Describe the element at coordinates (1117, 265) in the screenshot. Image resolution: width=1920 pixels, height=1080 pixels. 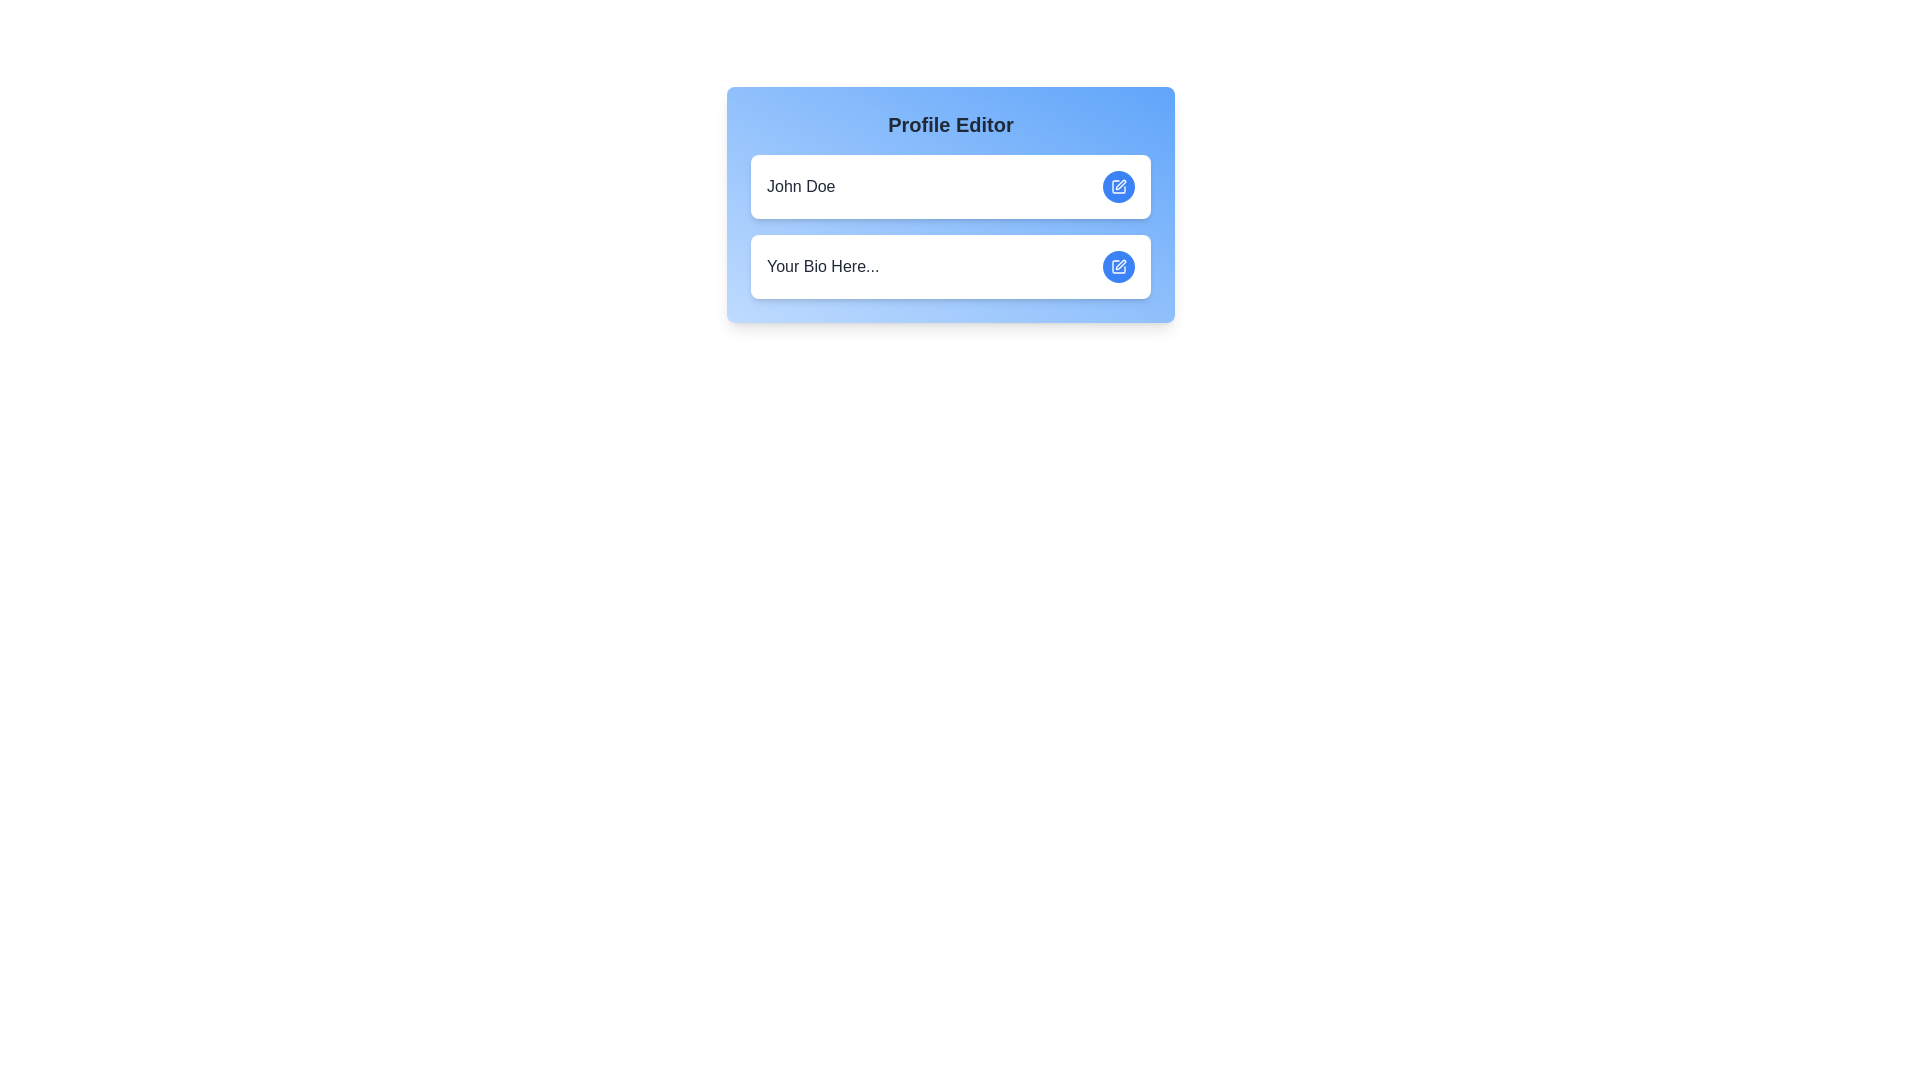
I see `the circular blue button with a pen icon located in the top-right corner of the 'Your Bio Here...' input field within the 'Profile Editor' card` at that location.